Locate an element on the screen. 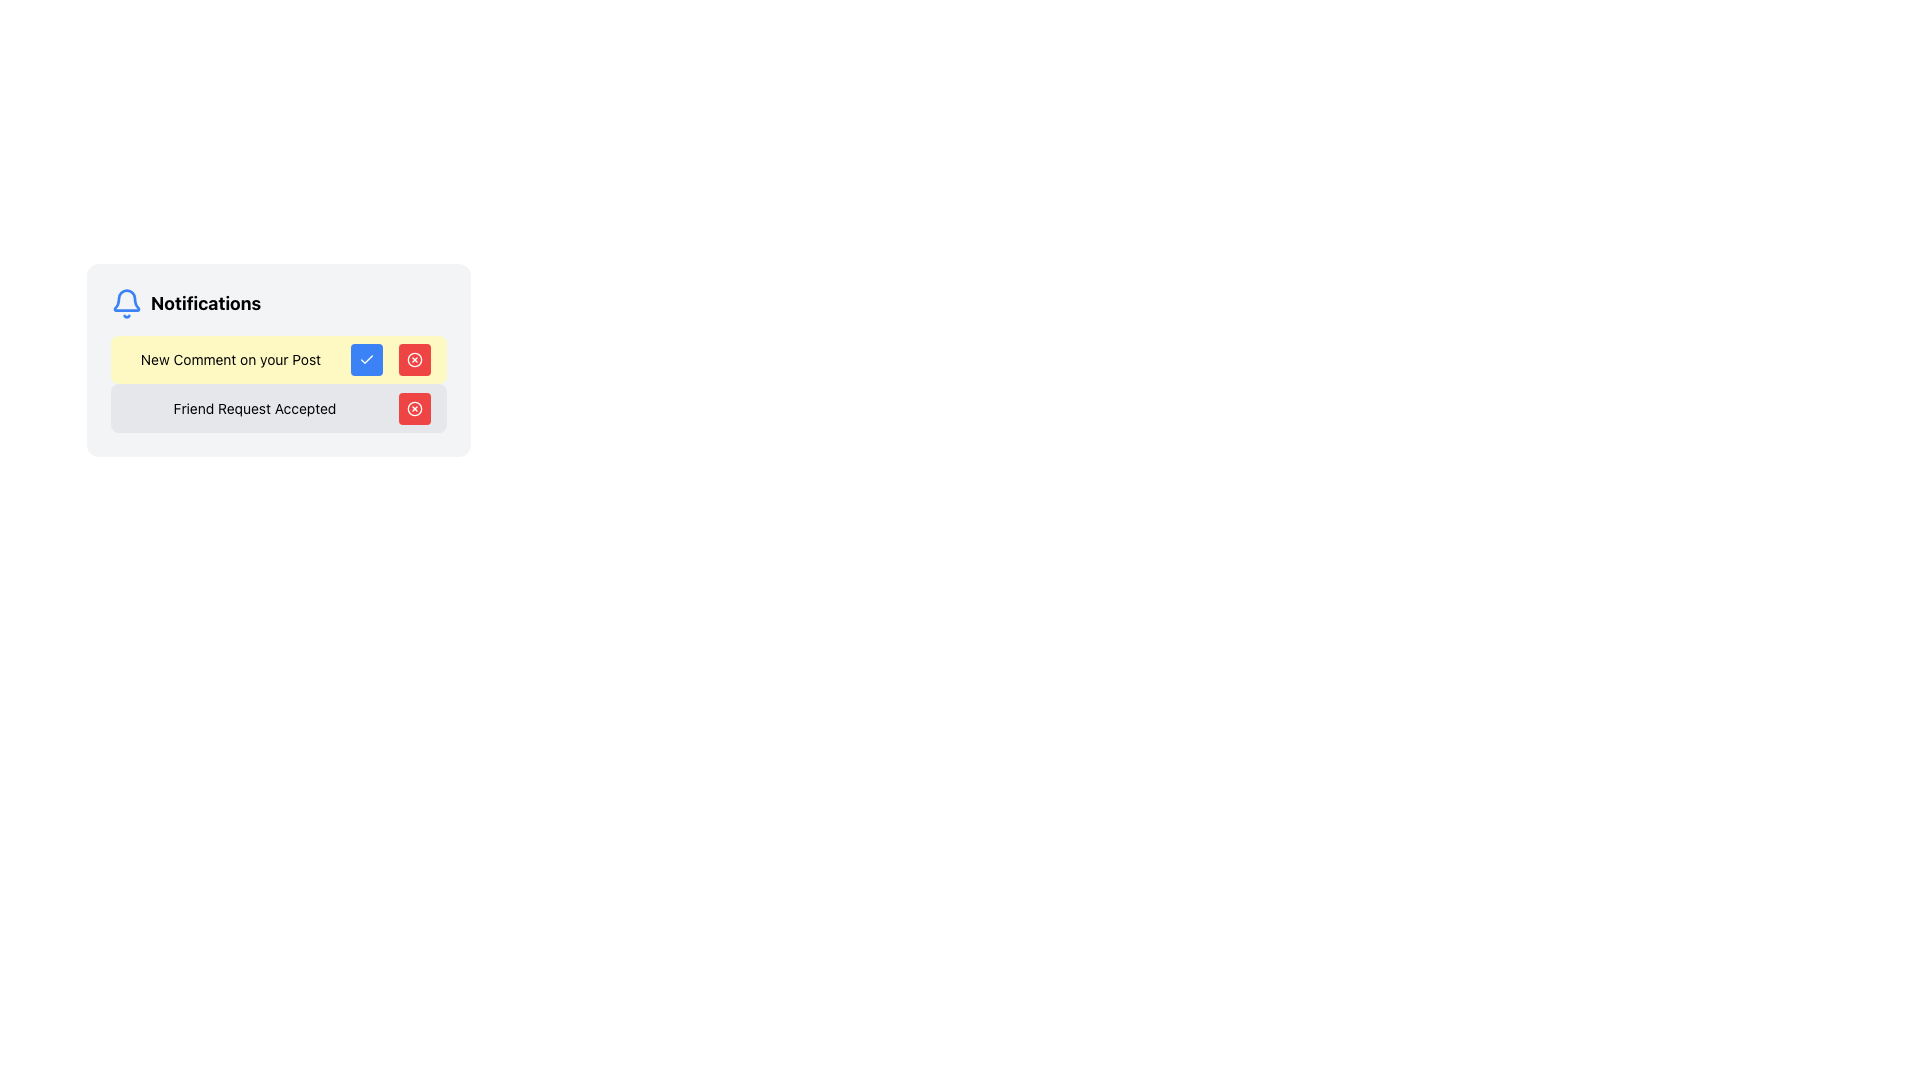 Image resolution: width=1920 pixels, height=1080 pixels. notification icon located to the left of the 'Notifications' text to gather information about its functionality is located at coordinates (125, 304).